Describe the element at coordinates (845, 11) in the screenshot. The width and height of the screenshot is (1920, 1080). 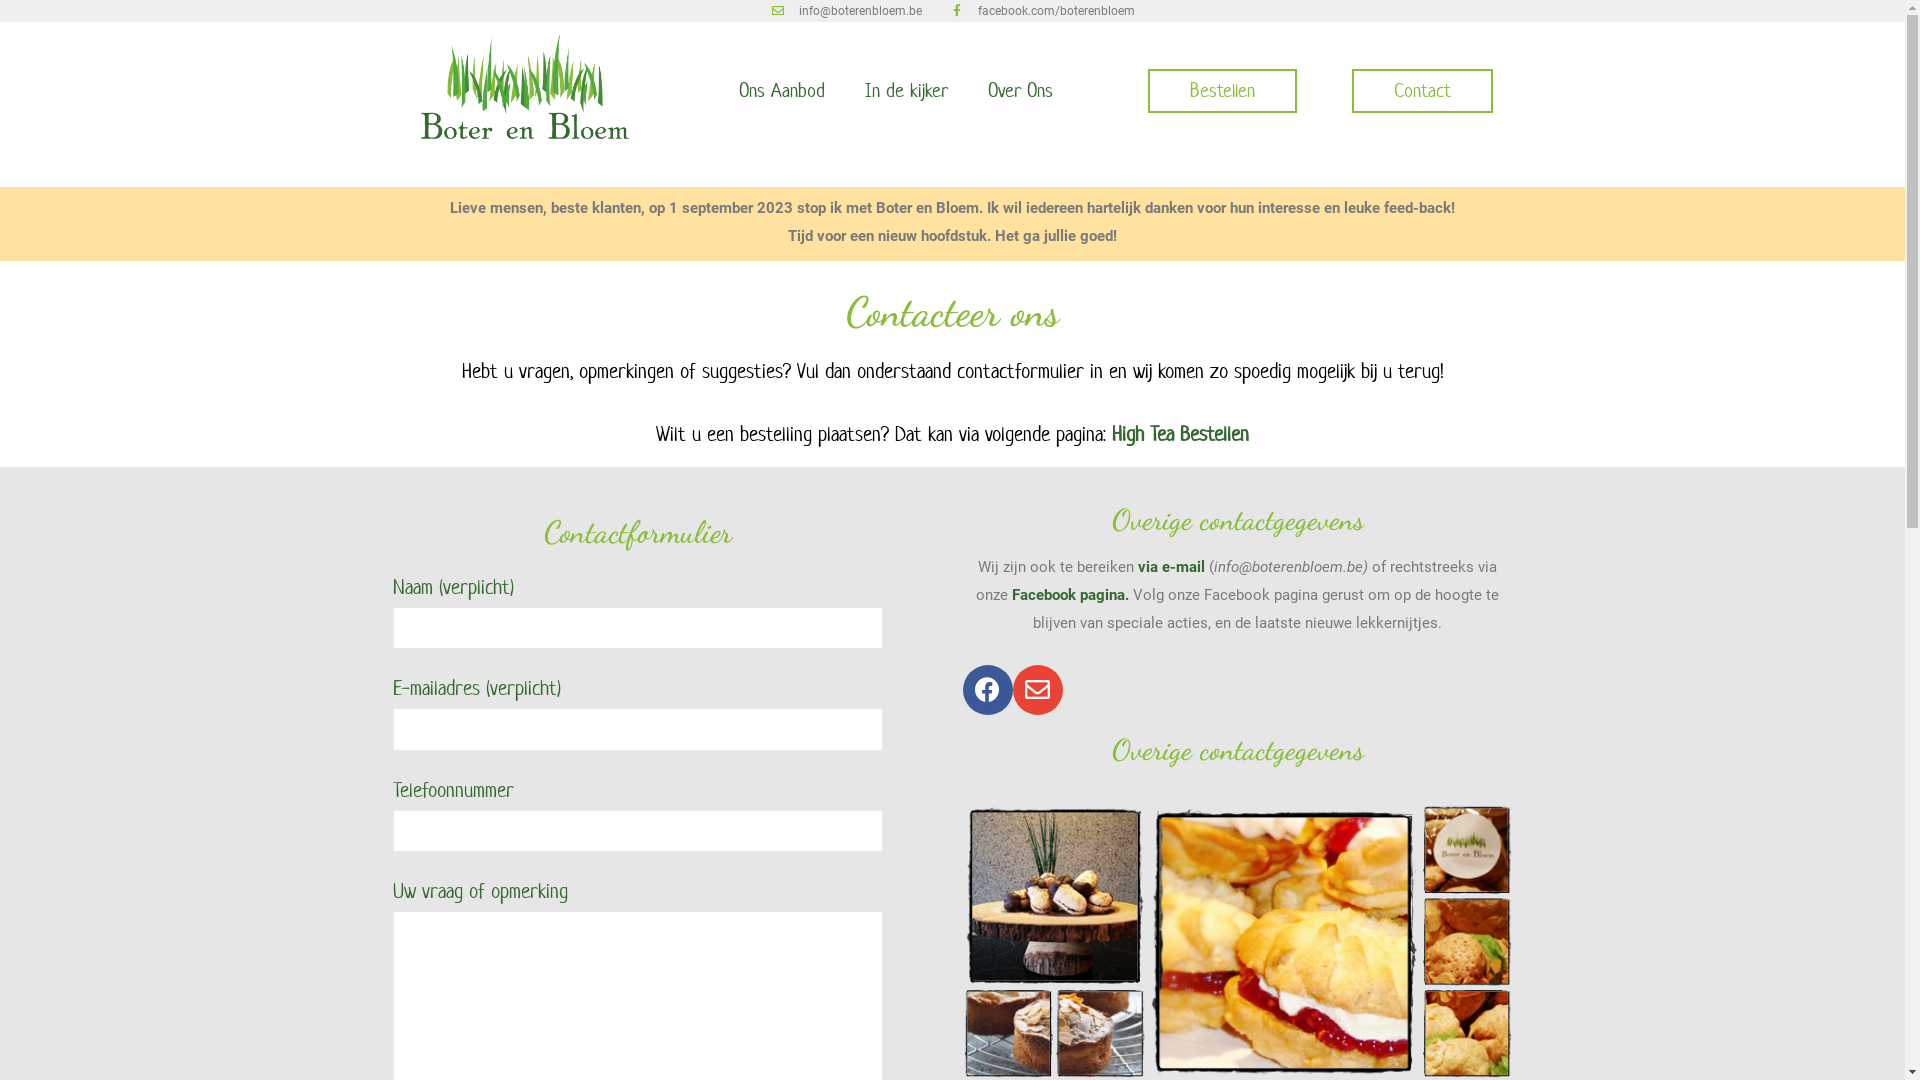
I see `'info@boterenbloem.be'` at that location.